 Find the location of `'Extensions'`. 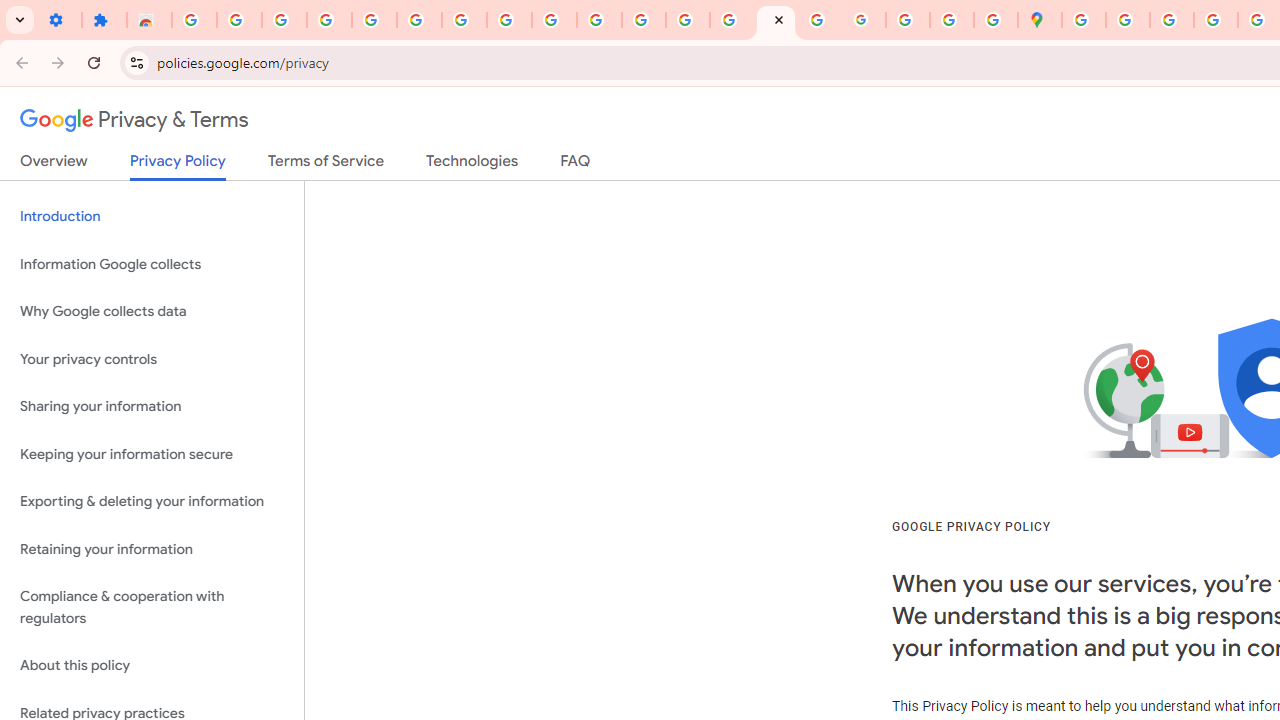

'Extensions' is located at coordinates (103, 20).